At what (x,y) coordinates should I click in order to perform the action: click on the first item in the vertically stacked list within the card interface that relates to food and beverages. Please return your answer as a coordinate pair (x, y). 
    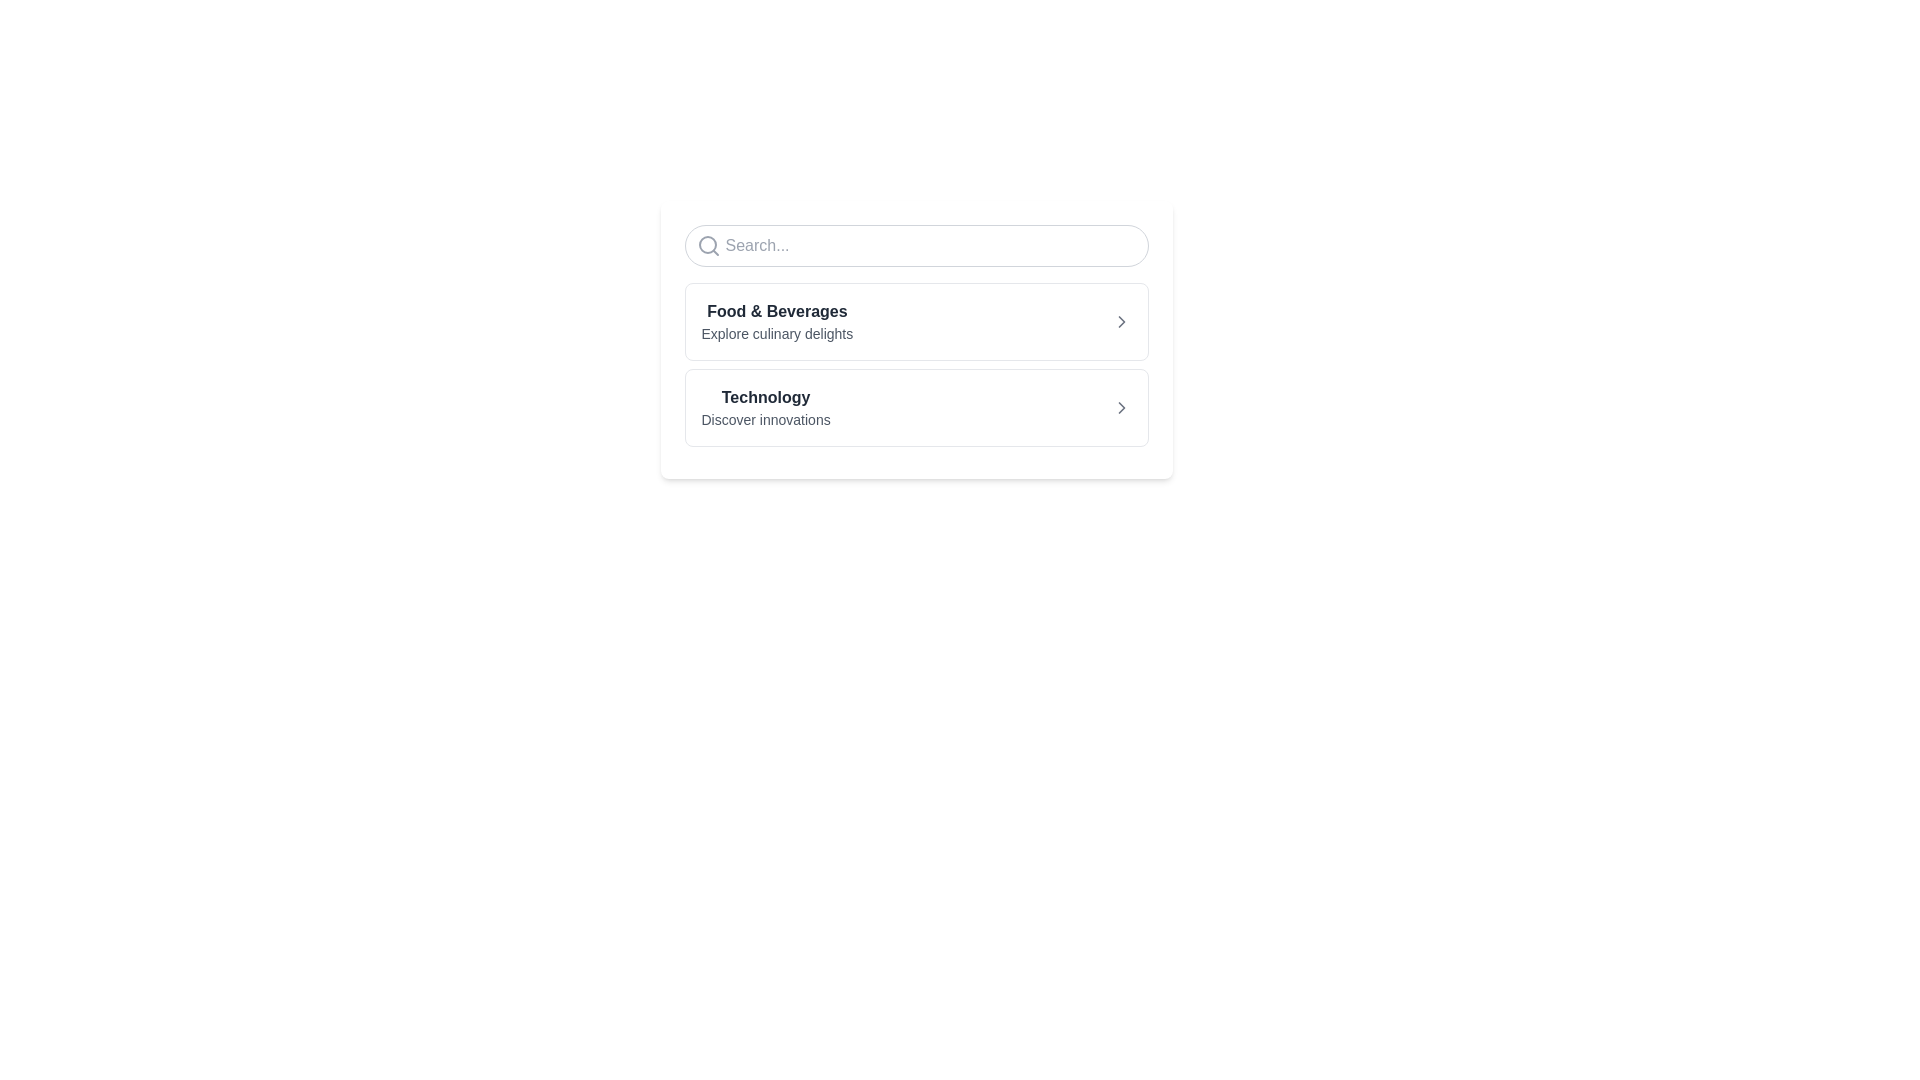
    Looking at the image, I should click on (776, 320).